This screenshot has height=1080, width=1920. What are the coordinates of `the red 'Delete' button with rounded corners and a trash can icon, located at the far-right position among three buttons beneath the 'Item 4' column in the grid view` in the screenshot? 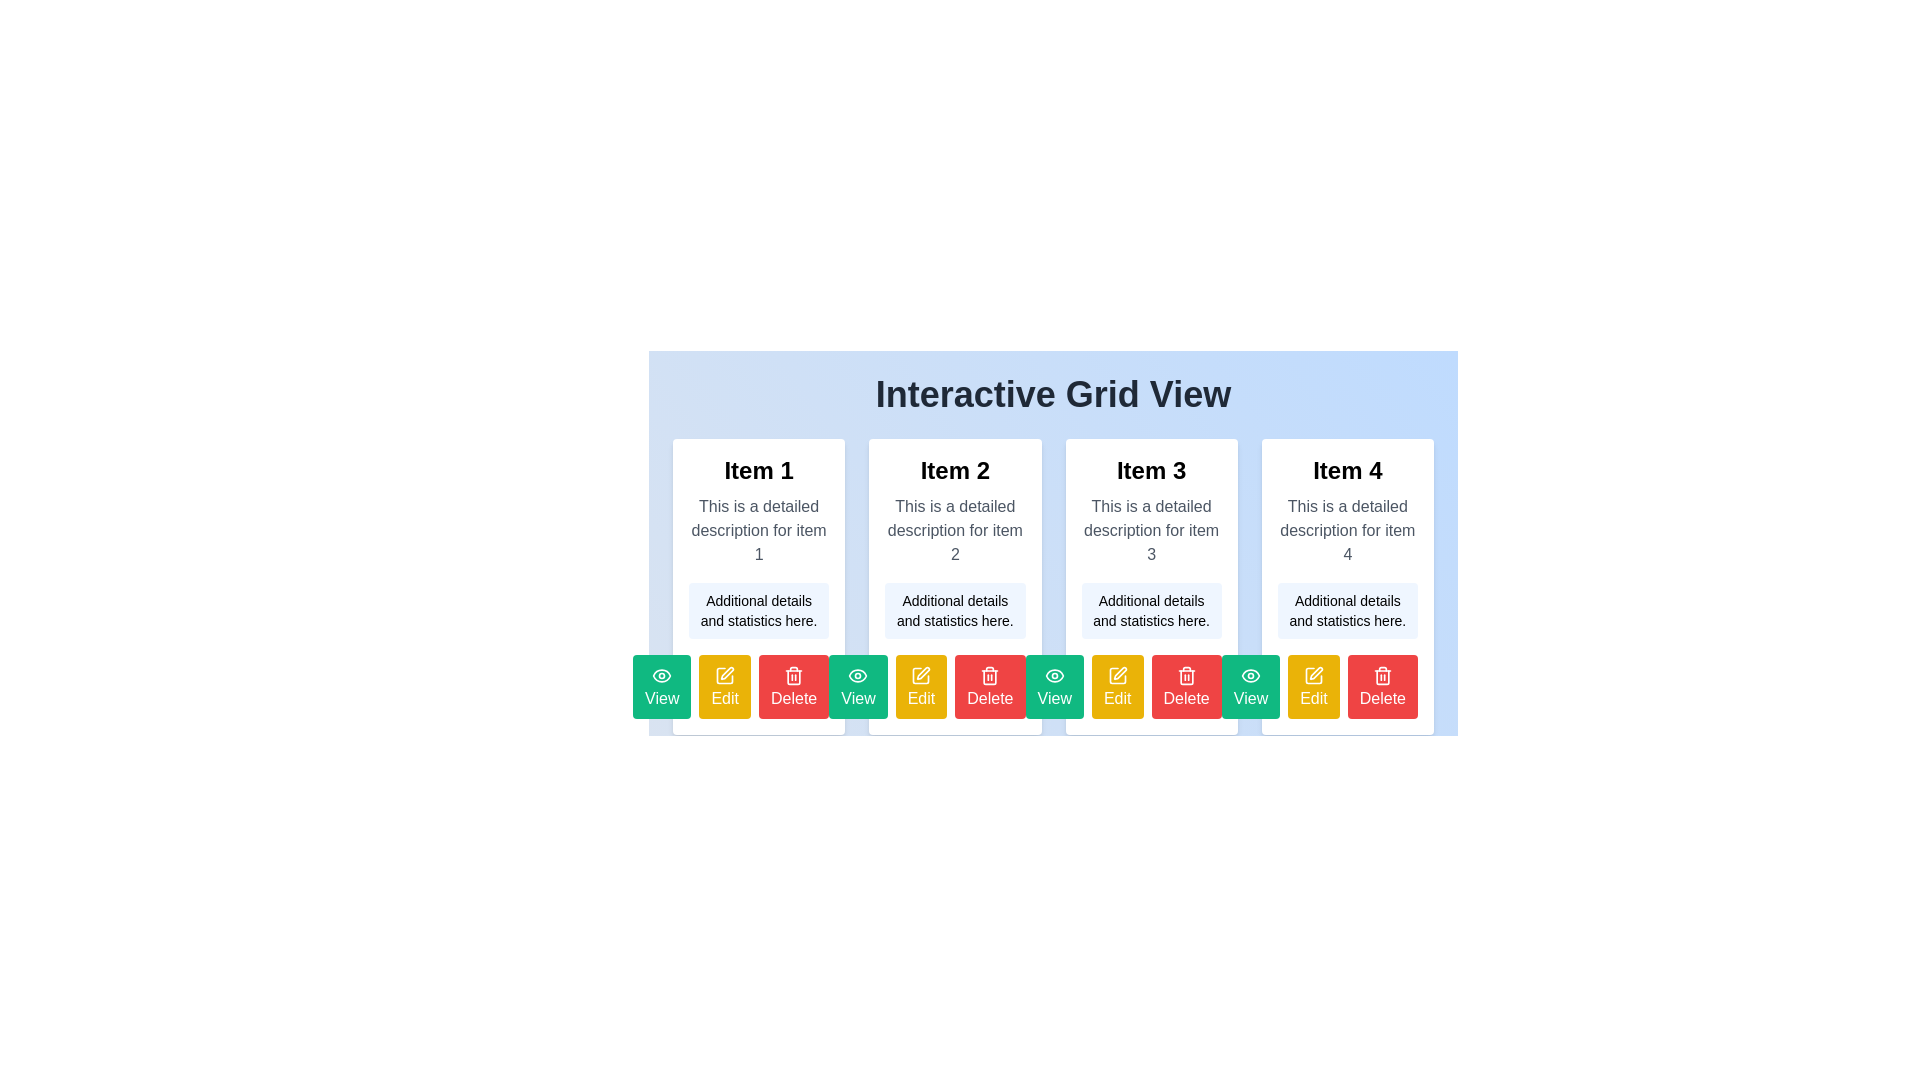 It's located at (793, 1006).